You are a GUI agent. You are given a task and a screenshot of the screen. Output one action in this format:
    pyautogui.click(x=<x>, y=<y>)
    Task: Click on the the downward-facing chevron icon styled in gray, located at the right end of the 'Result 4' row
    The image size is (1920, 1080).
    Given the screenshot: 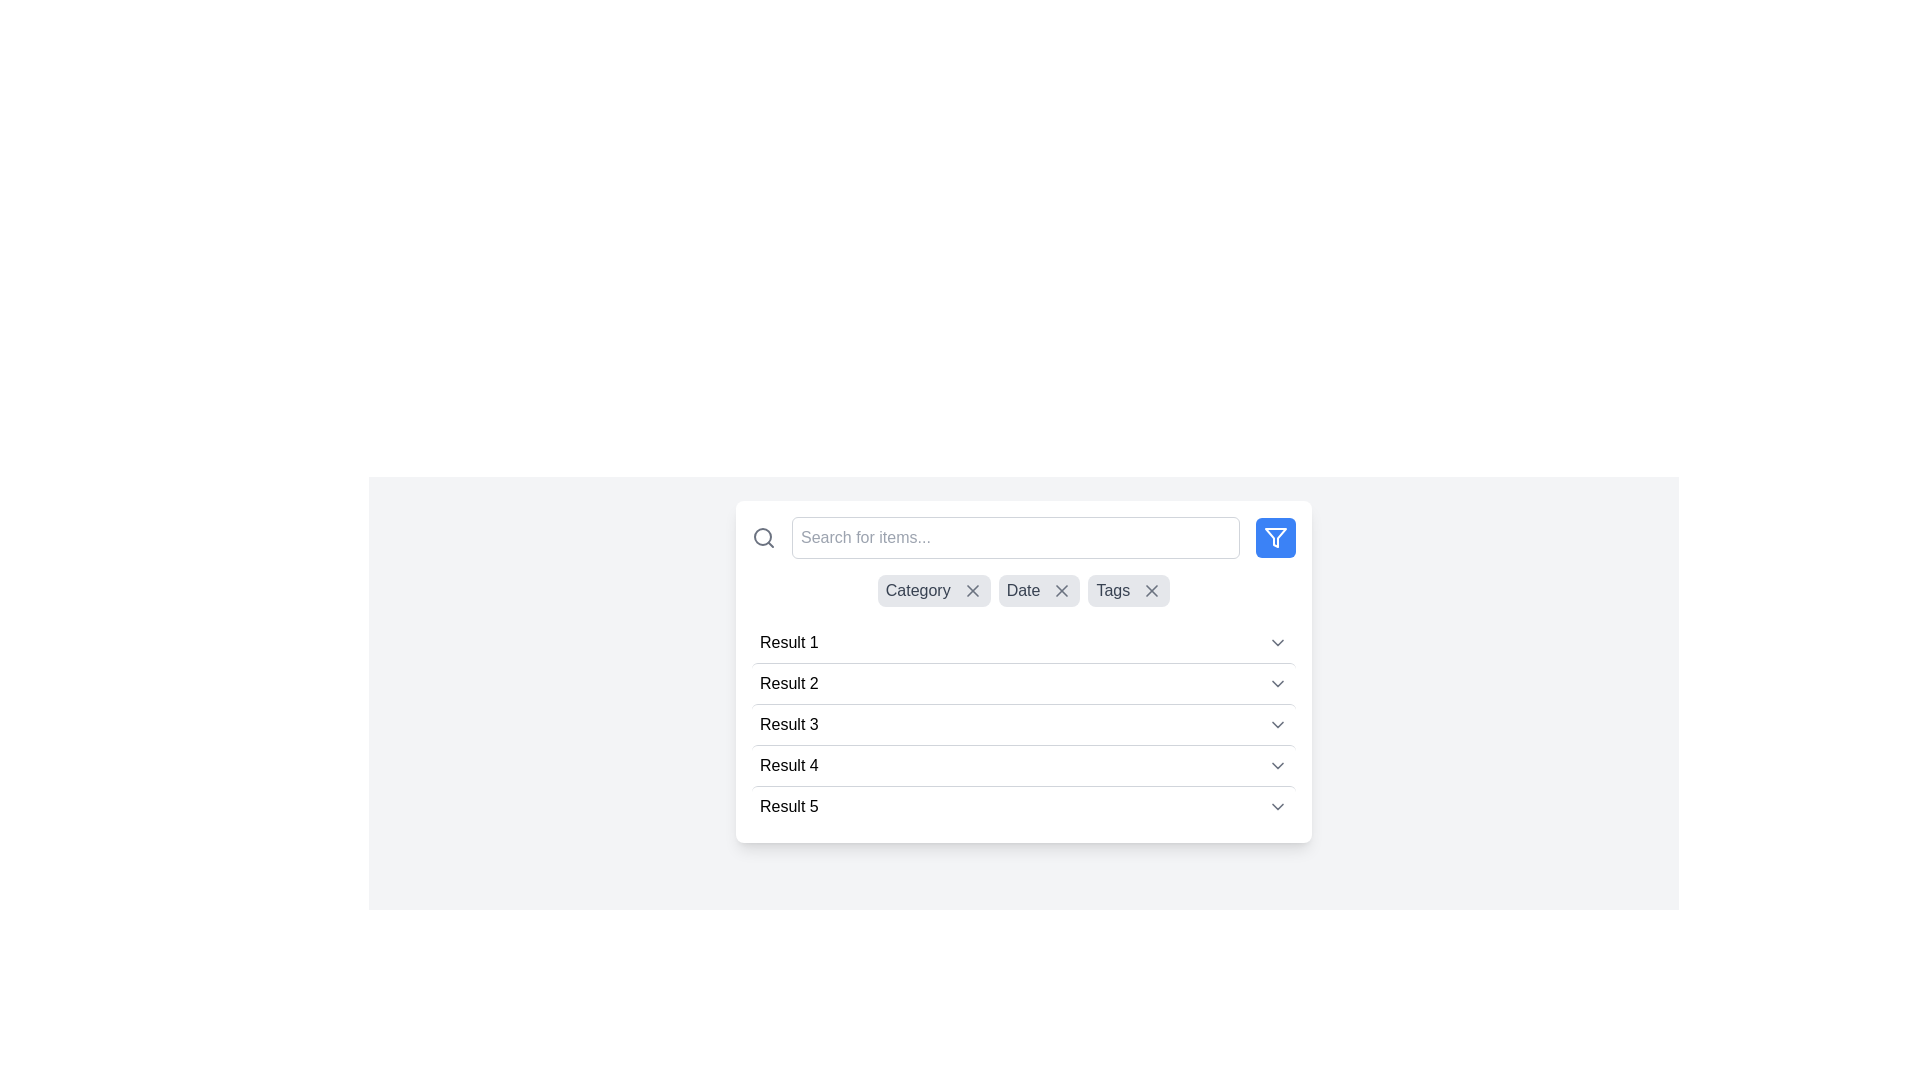 What is the action you would take?
    pyautogui.click(x=1276, y=765)
    